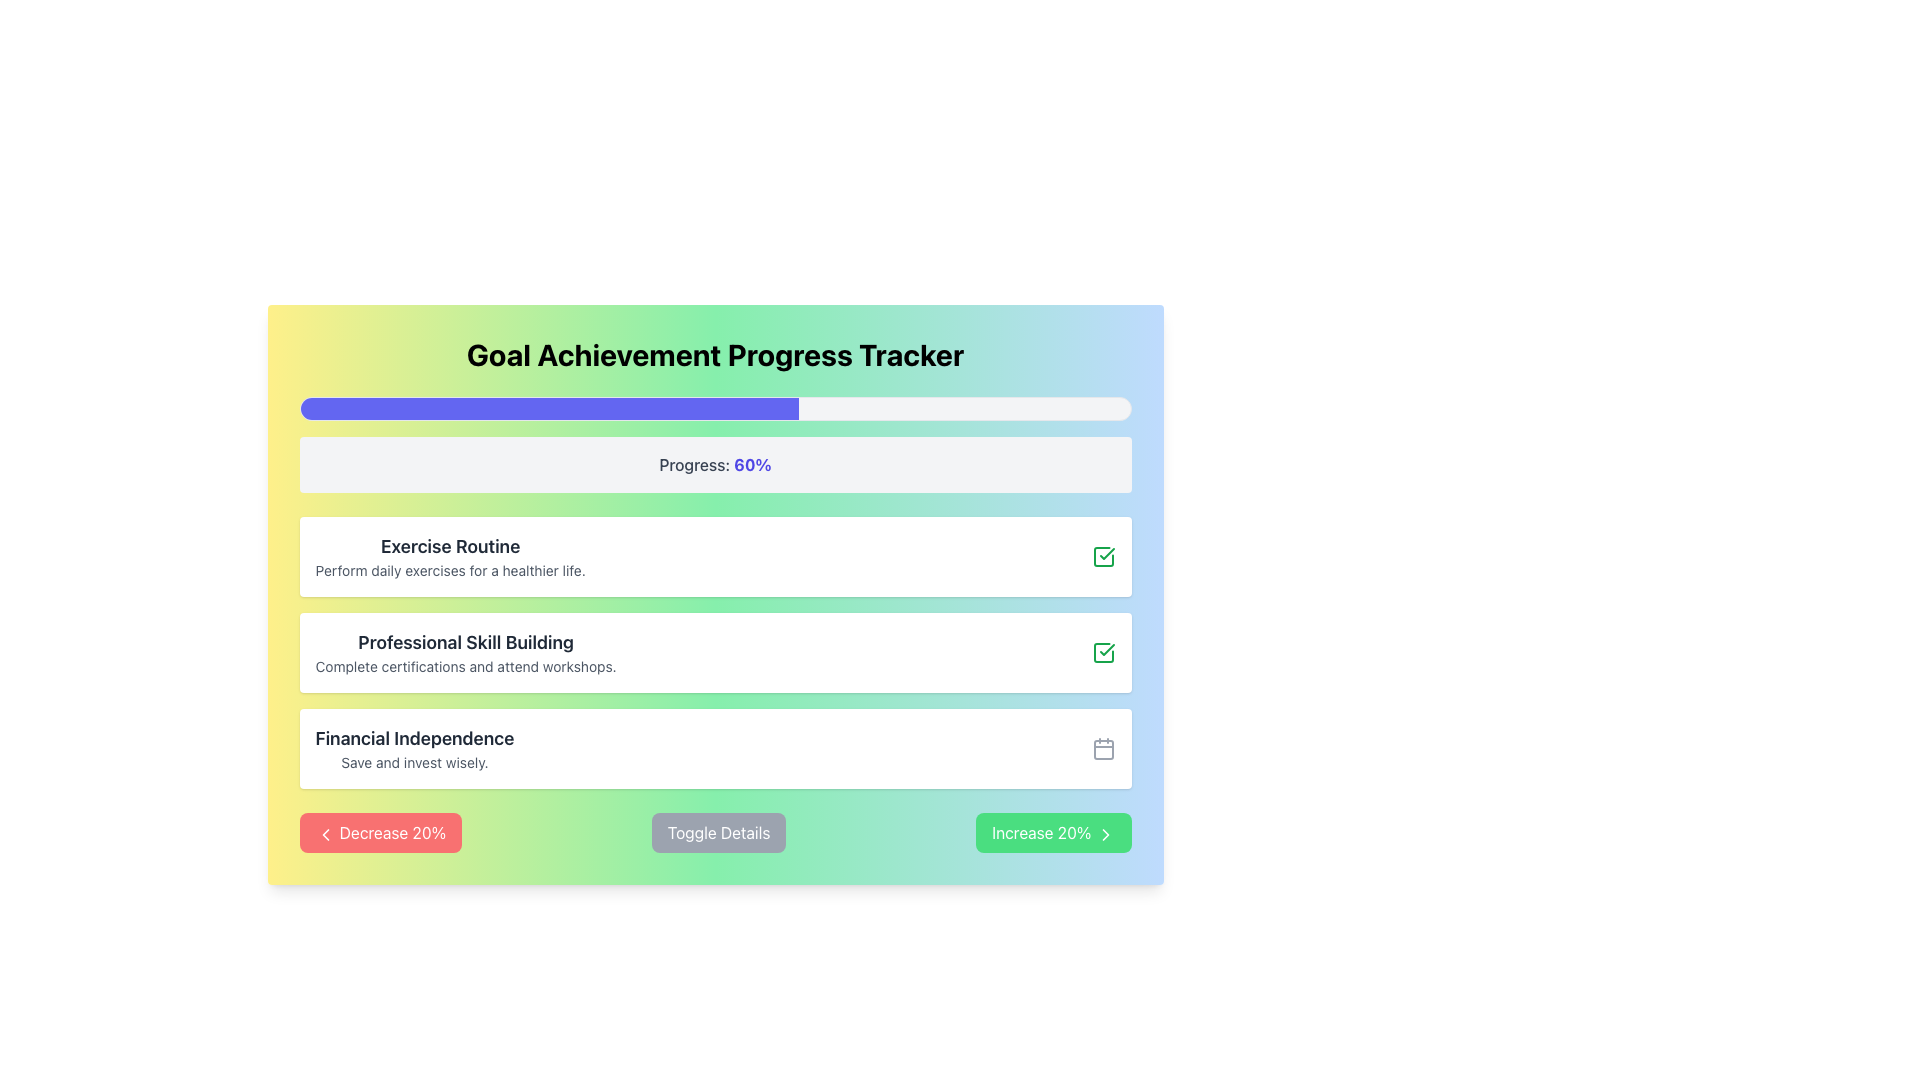 The height and width of the screenshot is (1080, 1920). I want to click on text element that says 'Complete certifications and attend workshops.' located under the 'Professional Skill Building' section, so click(465, 667).